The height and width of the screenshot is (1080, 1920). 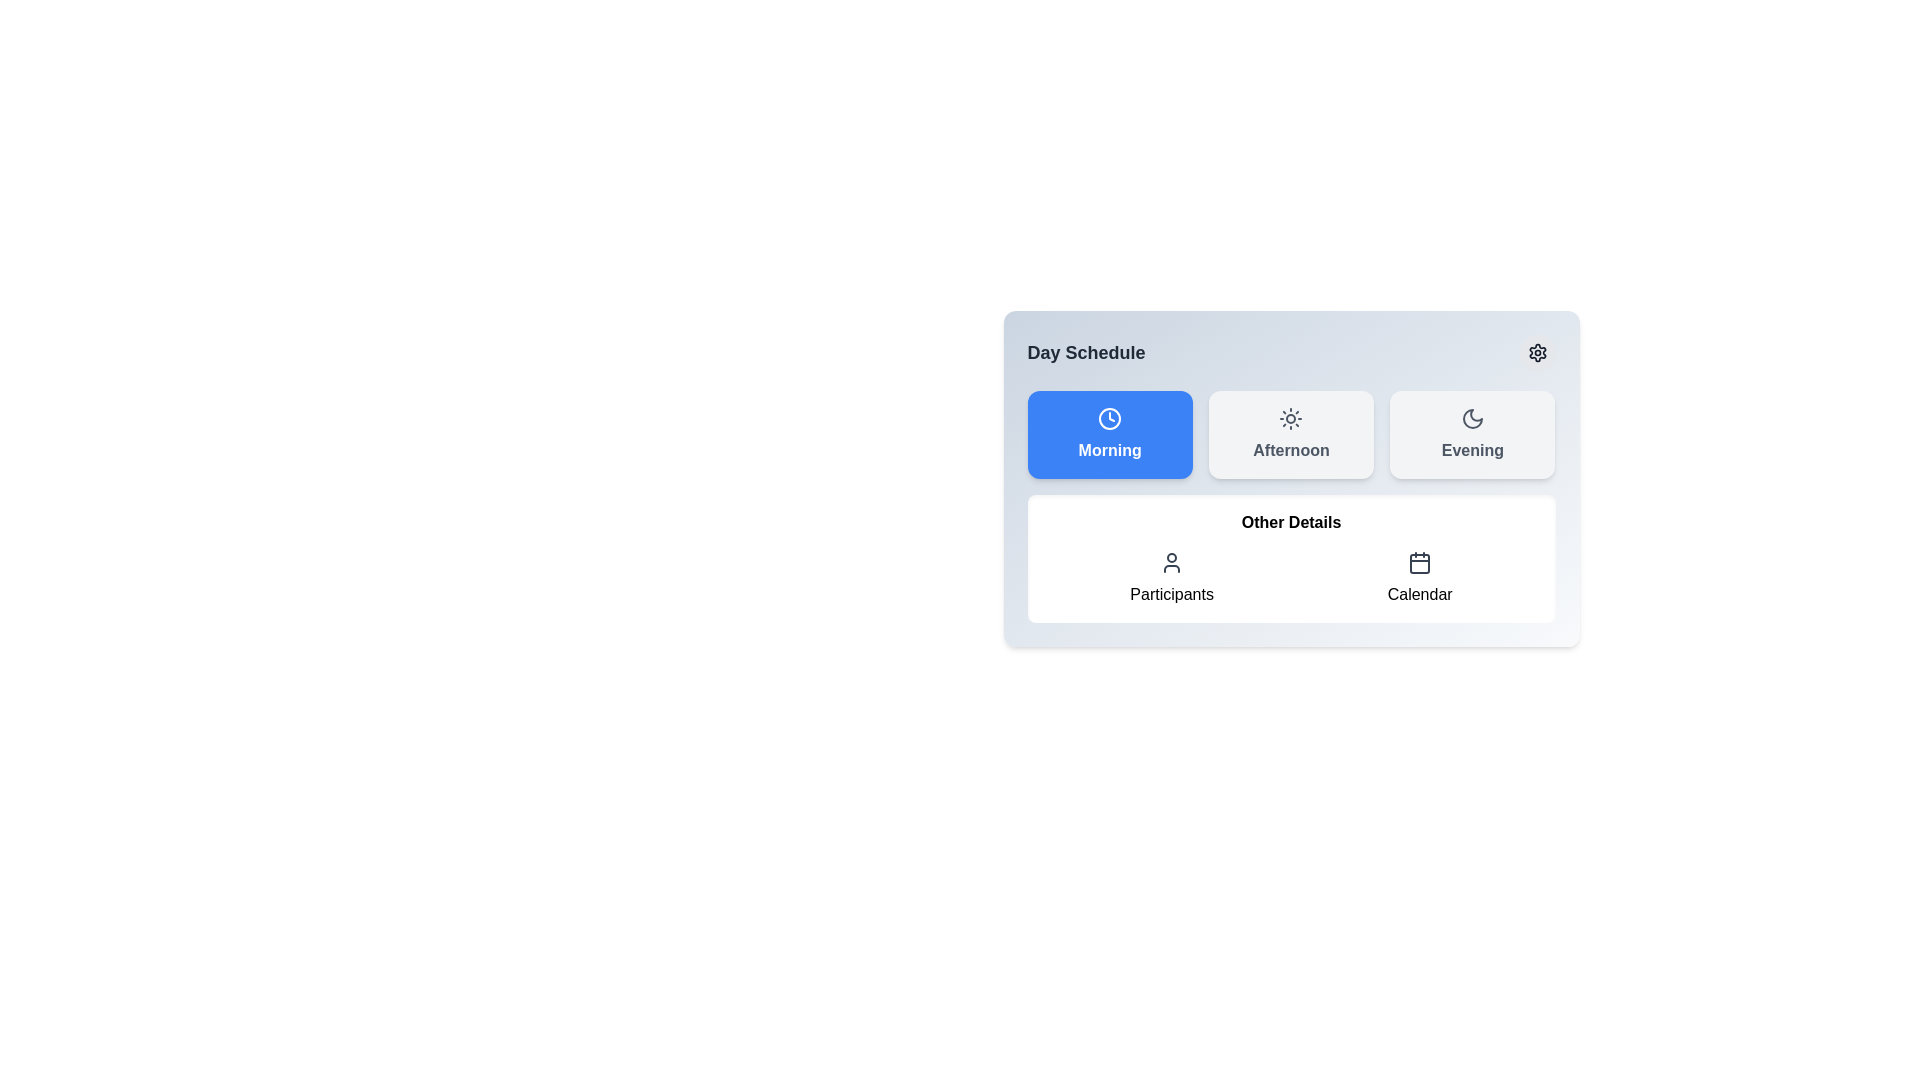 What do you see at coordinates (1536, 352) in the screenshot?
I see `the decorative settings icon located in the top-right corner of the main content section, which visually represents a settings action` at bounding box center [1536, 352].